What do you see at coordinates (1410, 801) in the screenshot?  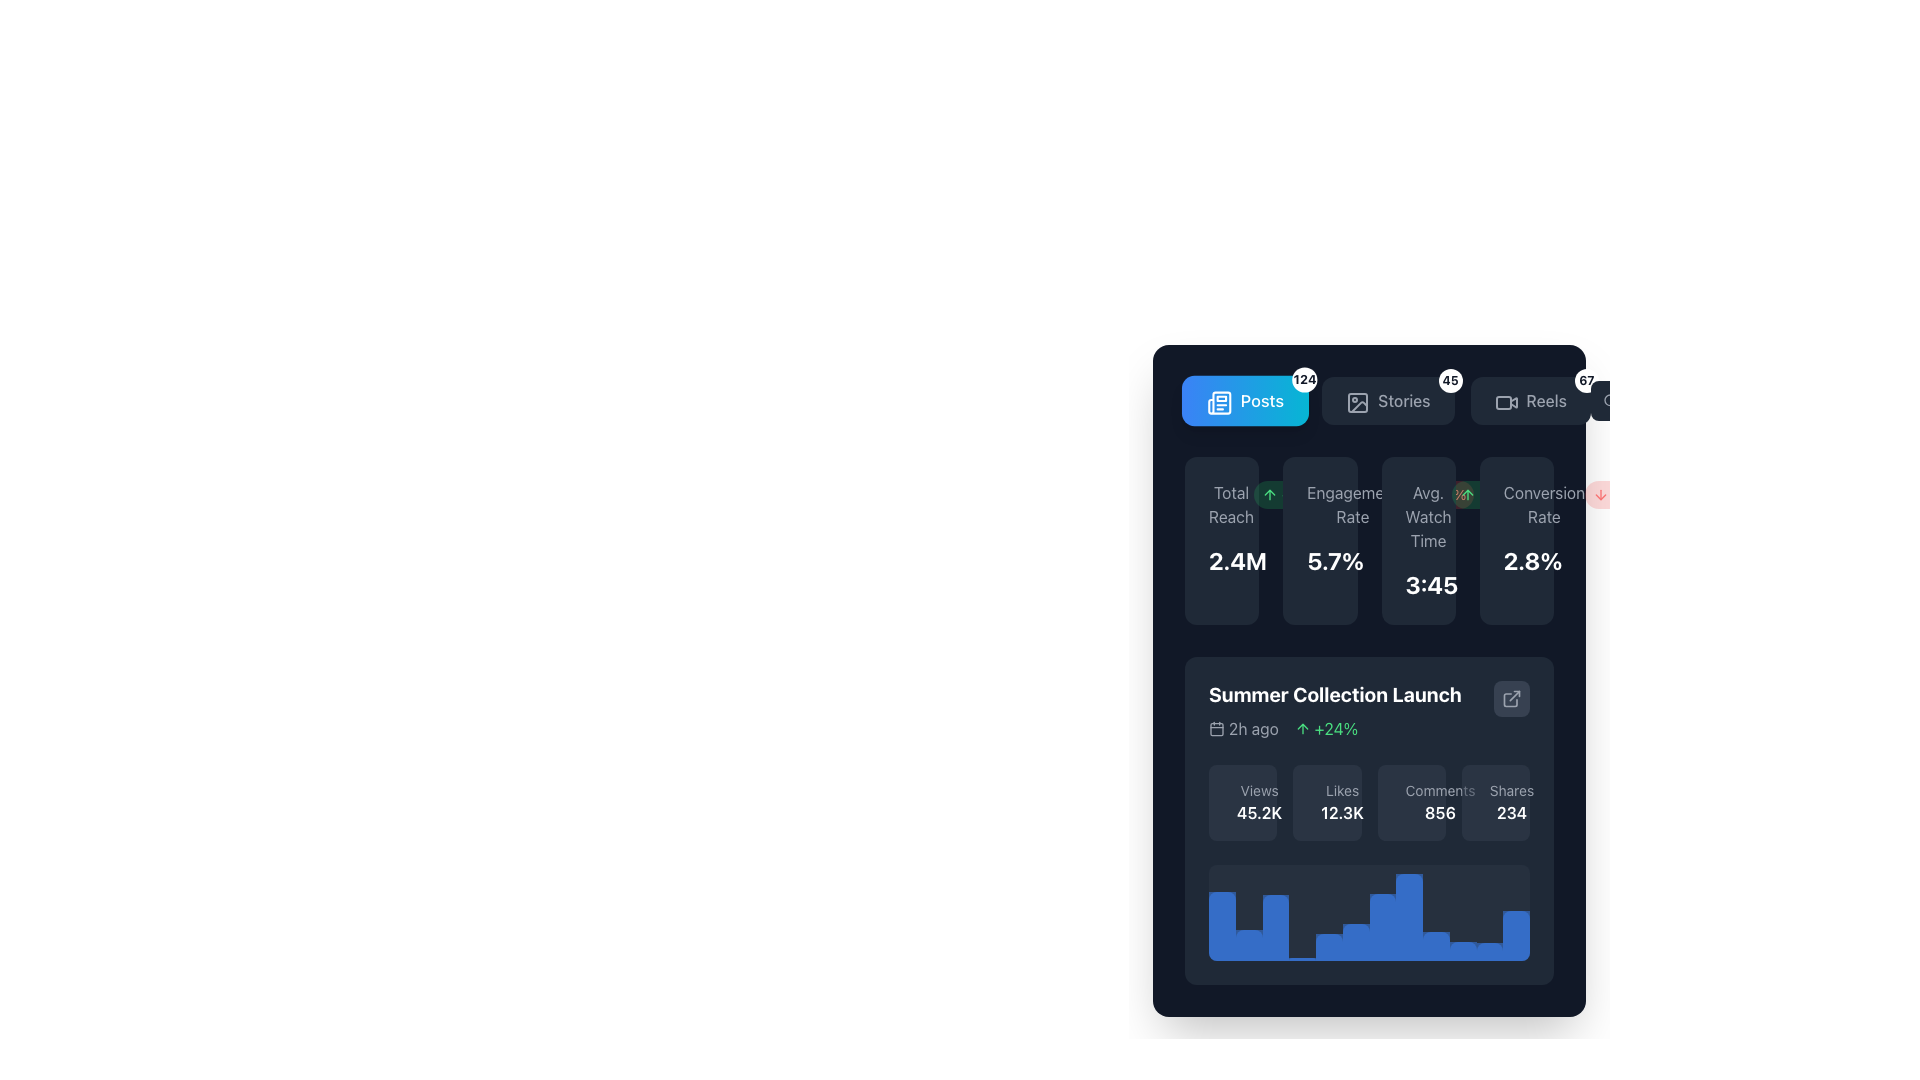 I see `the informational statistic card displaying the count of comments, which features a gray background, rounded corners, a green message icon, and the text '856' in bold white font` at bounding box center [1410, 801].